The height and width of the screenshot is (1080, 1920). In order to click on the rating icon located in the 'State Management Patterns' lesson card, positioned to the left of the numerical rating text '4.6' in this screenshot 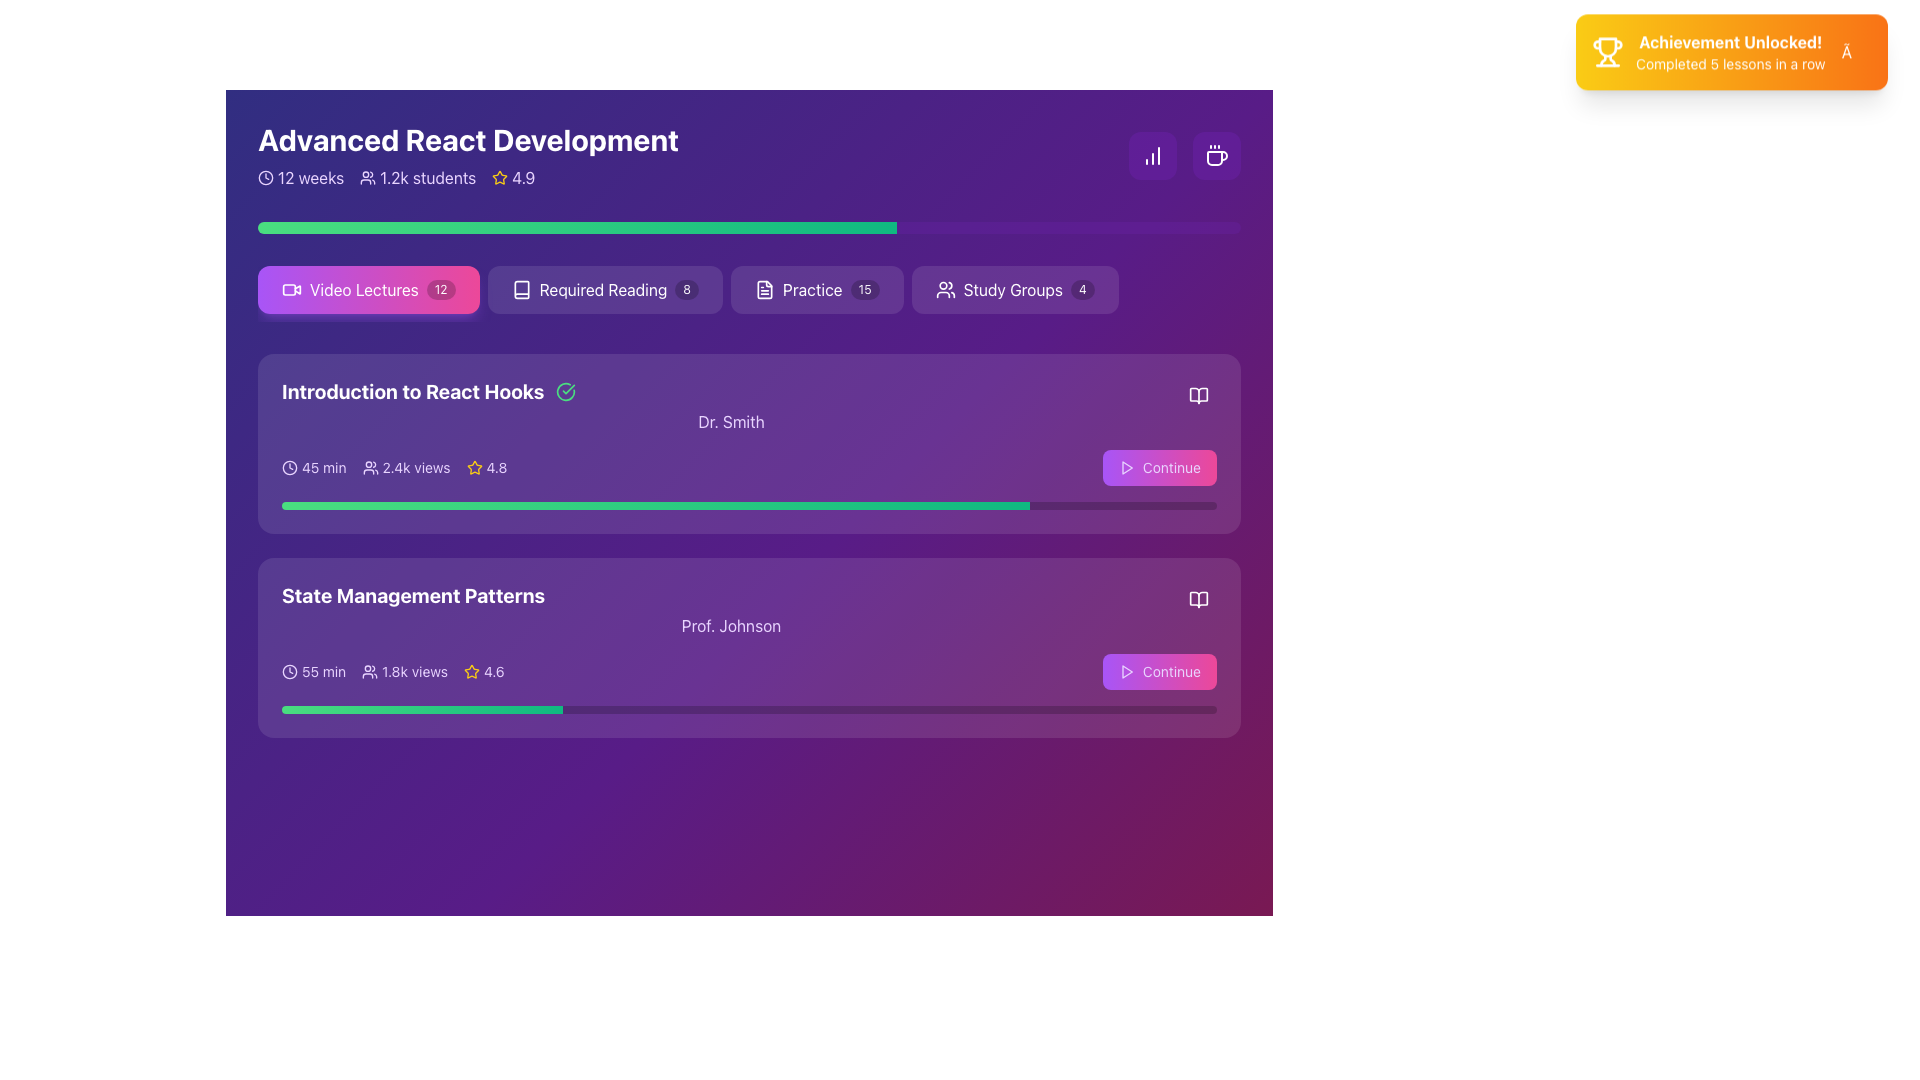, I will do `click(470, 671)`.